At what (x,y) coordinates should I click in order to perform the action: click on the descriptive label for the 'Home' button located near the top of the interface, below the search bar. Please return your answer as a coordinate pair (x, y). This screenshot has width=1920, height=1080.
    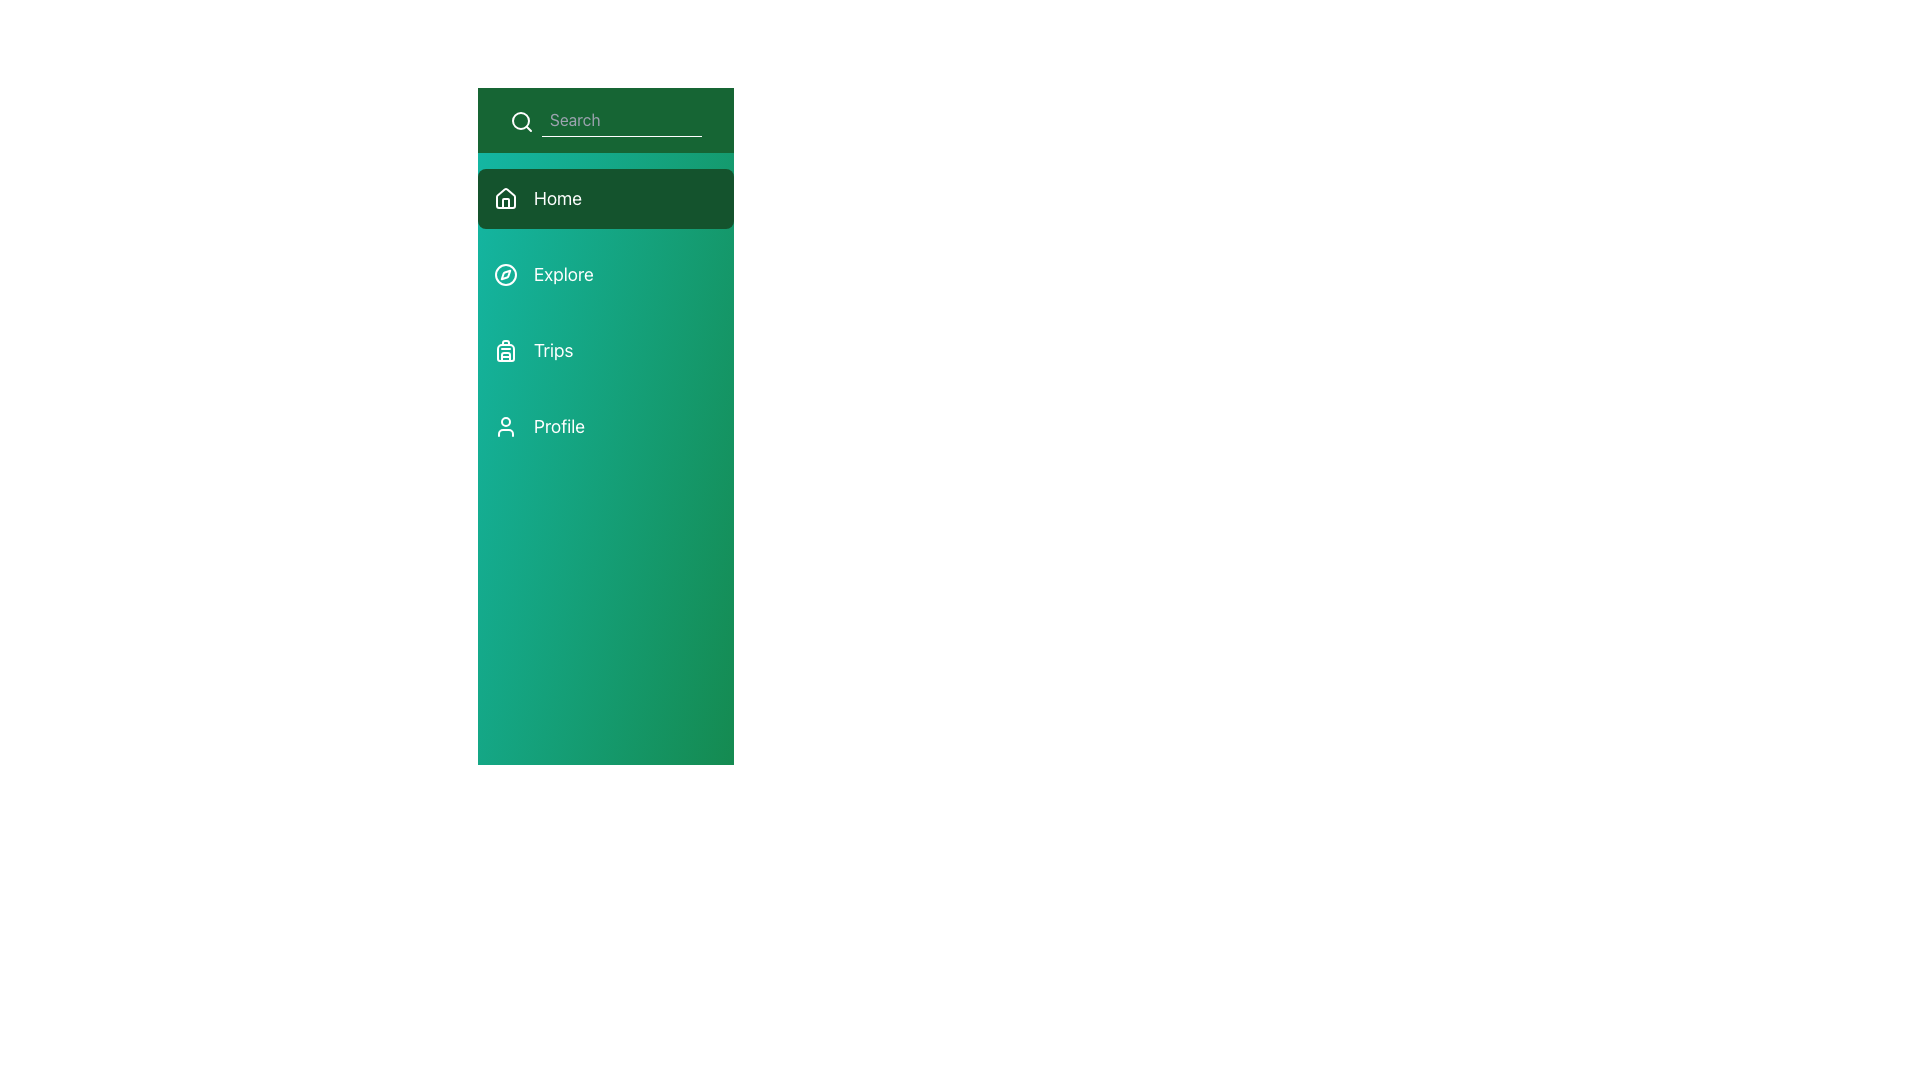
    Looking at the image, I should click on (557, 199).